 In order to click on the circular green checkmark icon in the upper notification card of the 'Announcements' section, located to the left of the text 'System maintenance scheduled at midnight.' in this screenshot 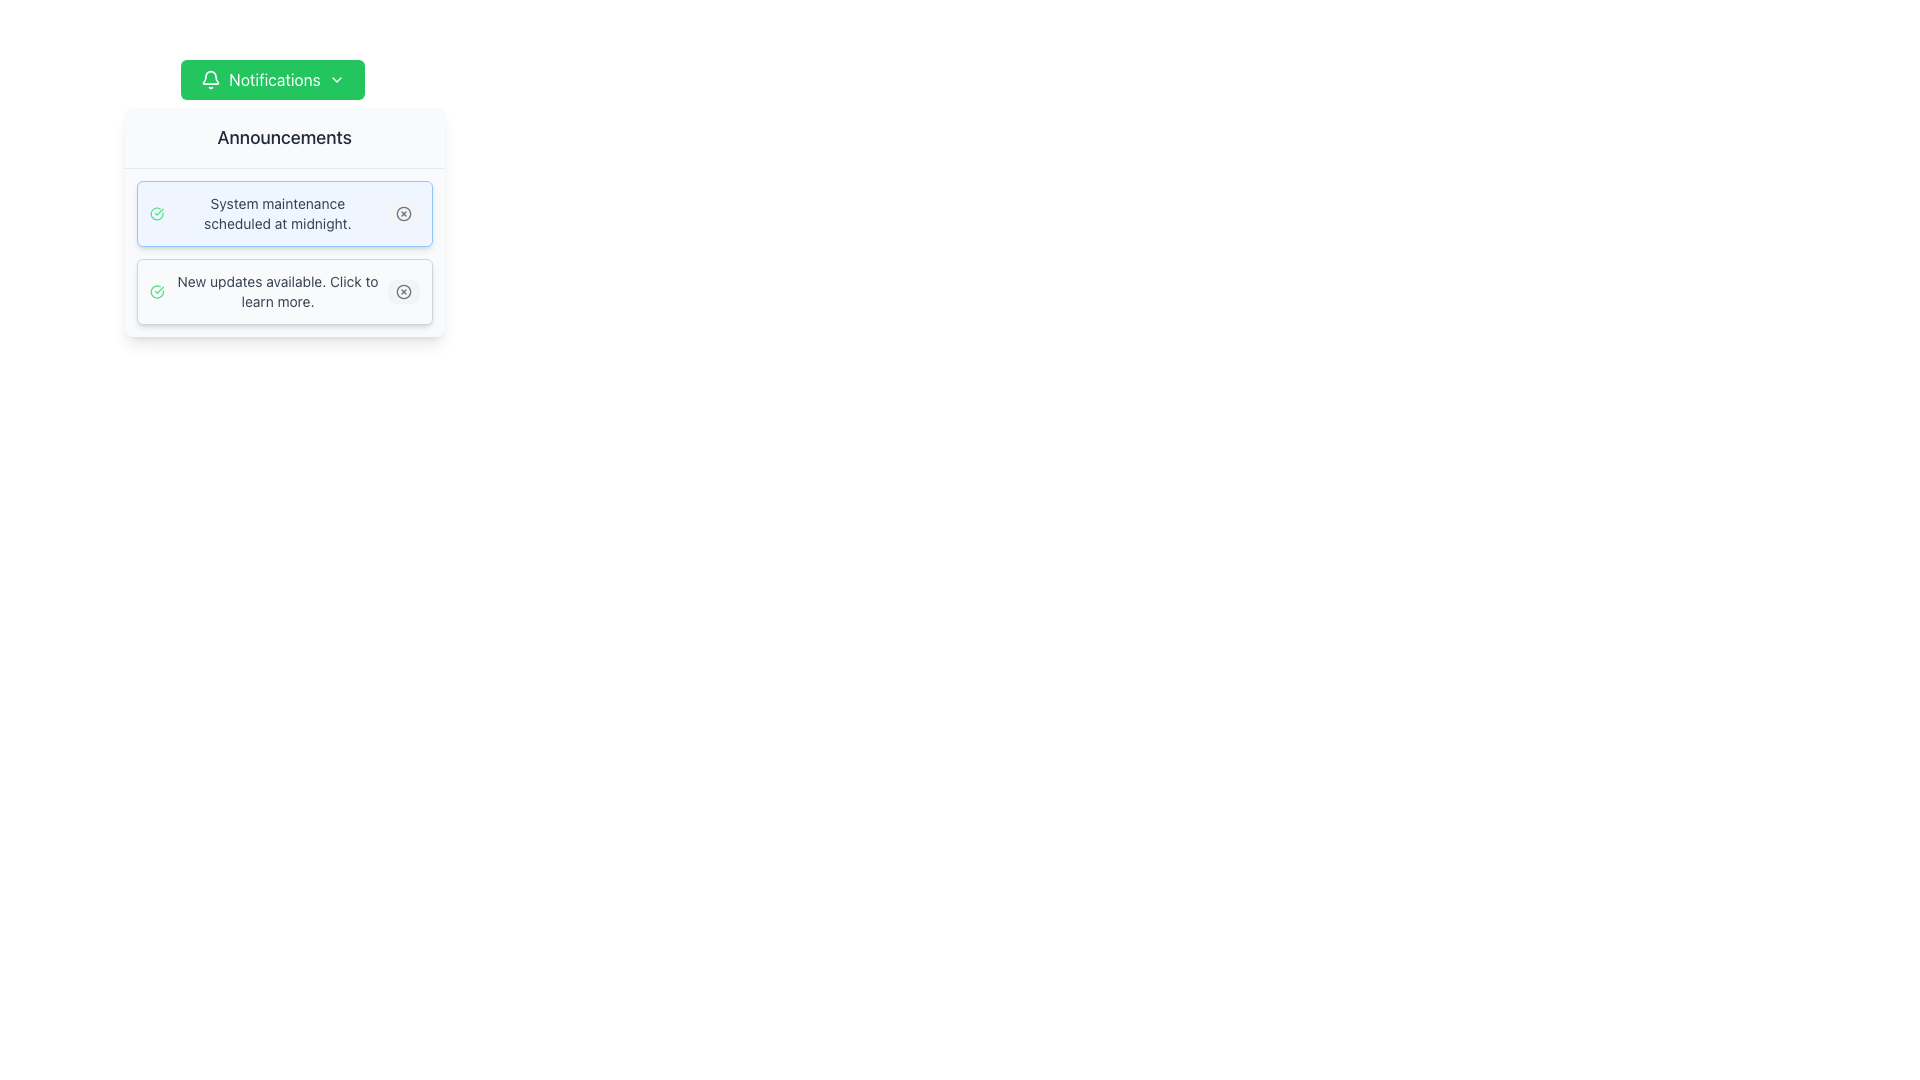, I will do `click(155, 213)`.